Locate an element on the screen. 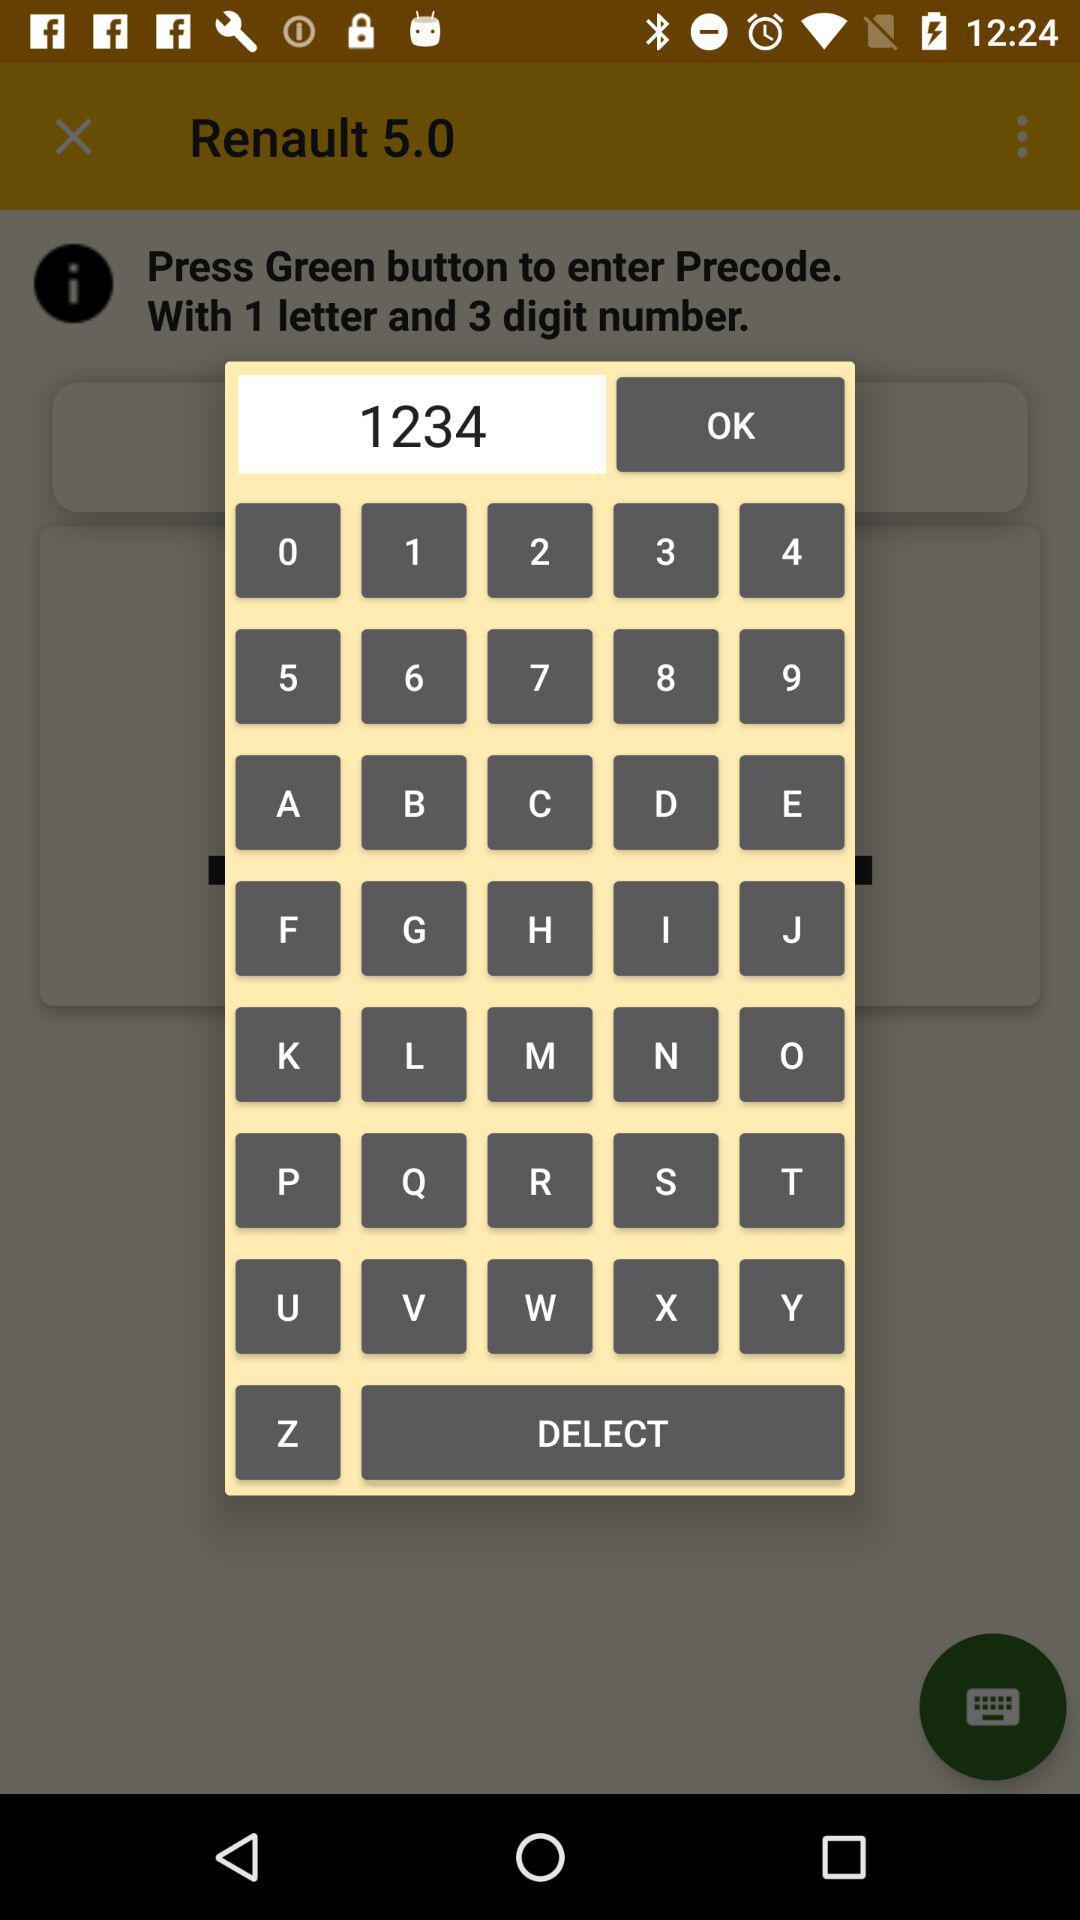  2 icon is located at coordinates (540, 550).